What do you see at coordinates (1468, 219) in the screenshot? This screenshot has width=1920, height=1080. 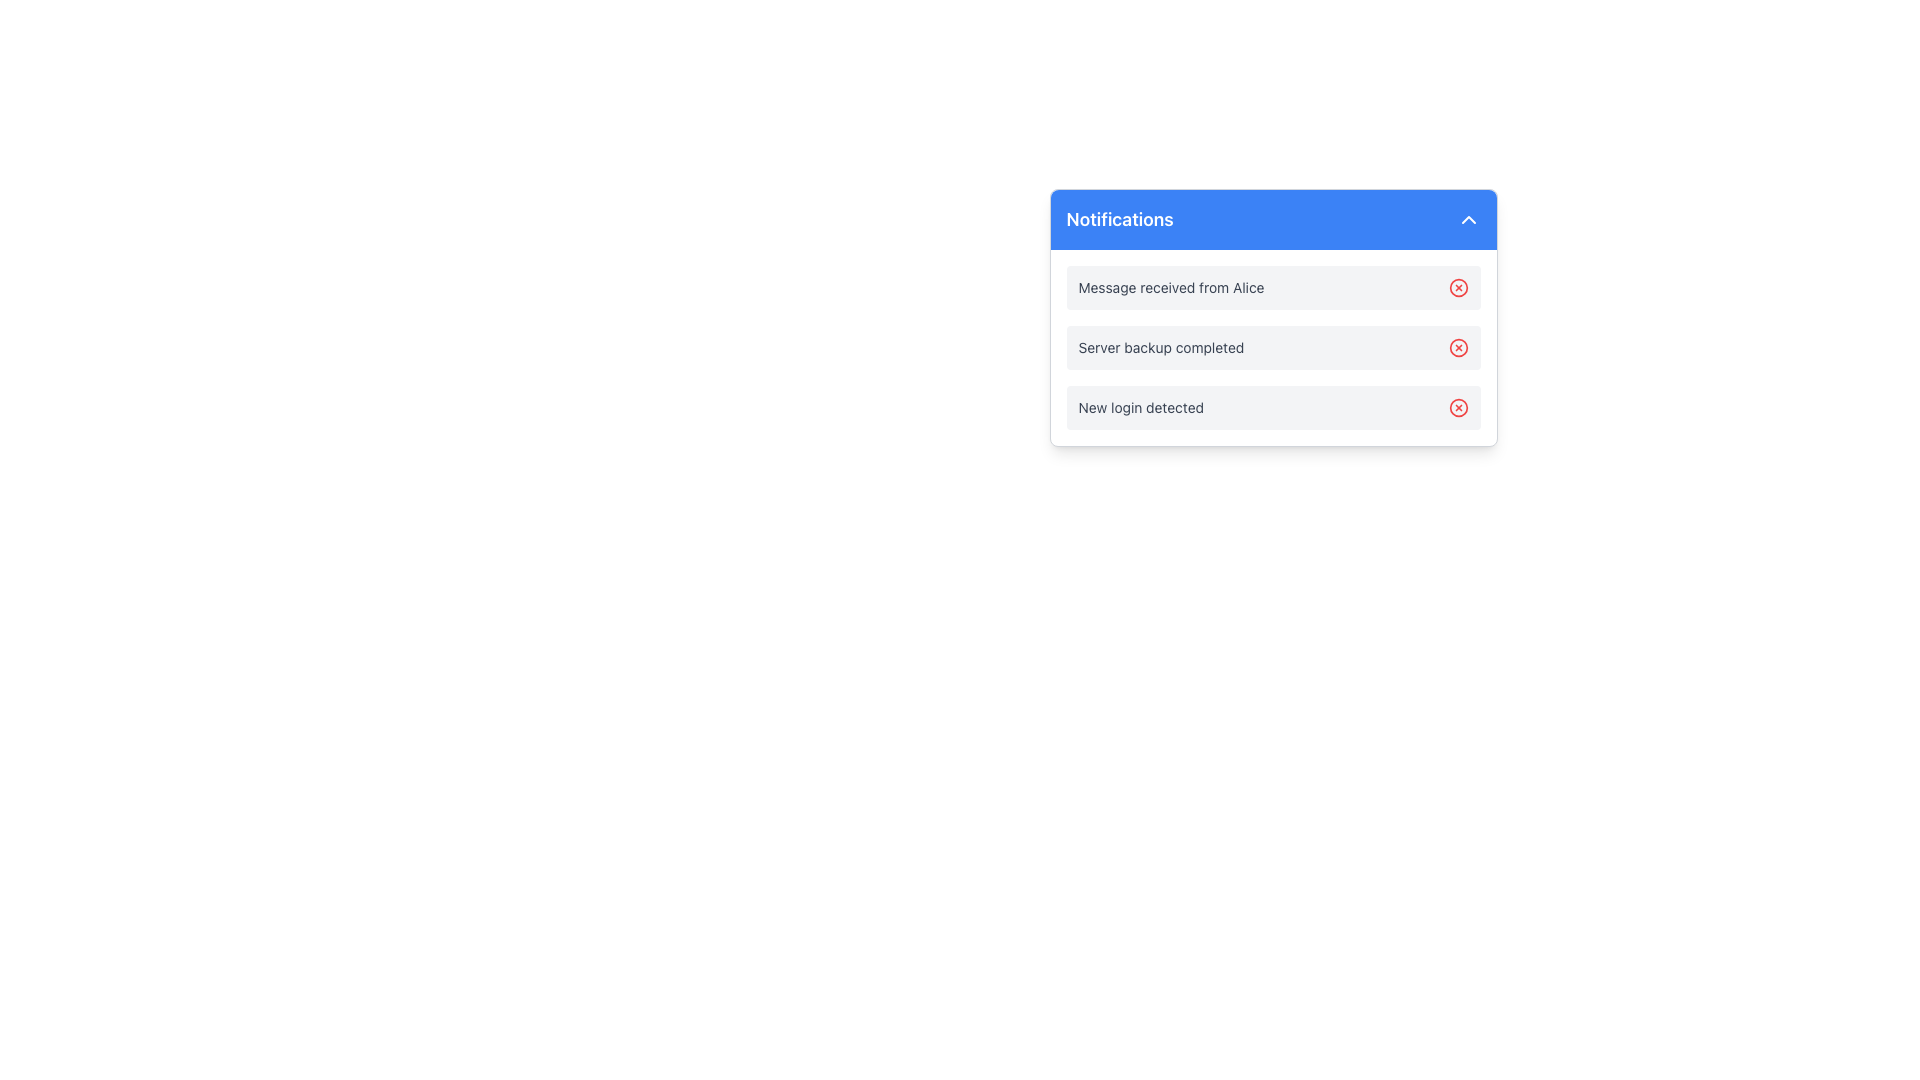 I see `the upward-pointing chevron icon located in the blue 'Notifications' header bar, positioned towards the right-hand corner` at bounding box center [1468, 219].